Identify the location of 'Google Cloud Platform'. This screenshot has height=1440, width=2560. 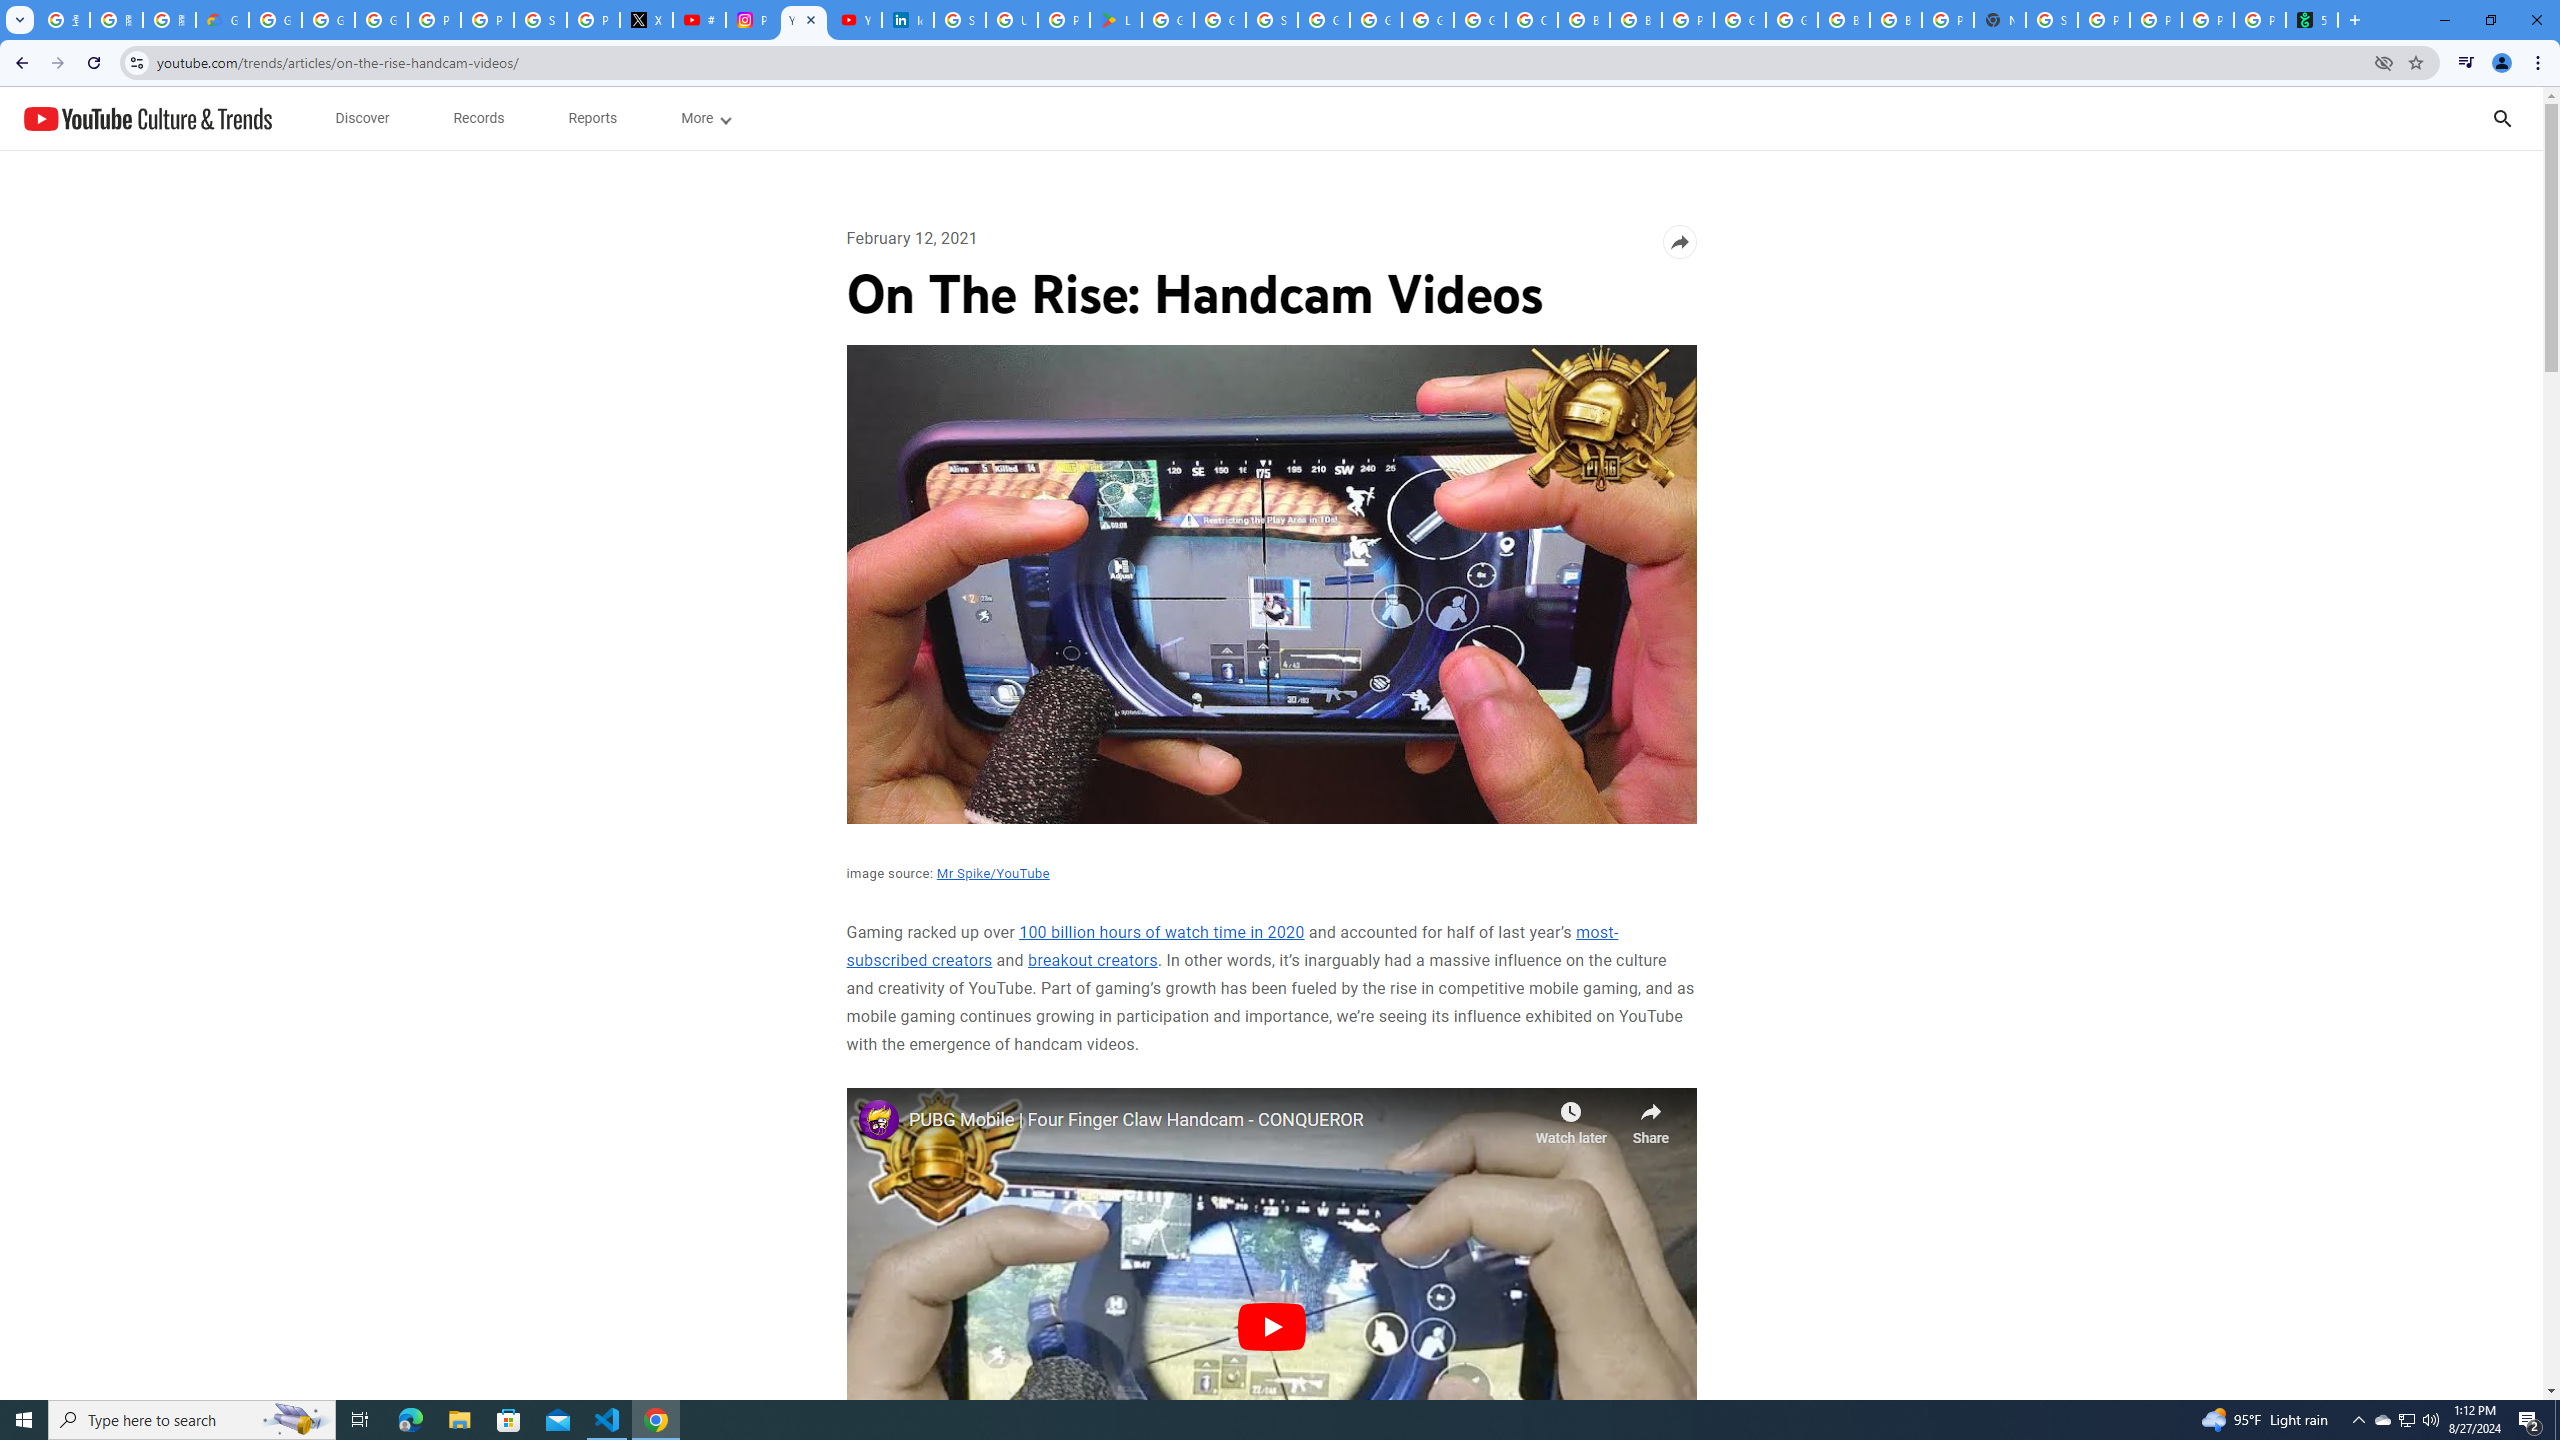
(1738, 19).